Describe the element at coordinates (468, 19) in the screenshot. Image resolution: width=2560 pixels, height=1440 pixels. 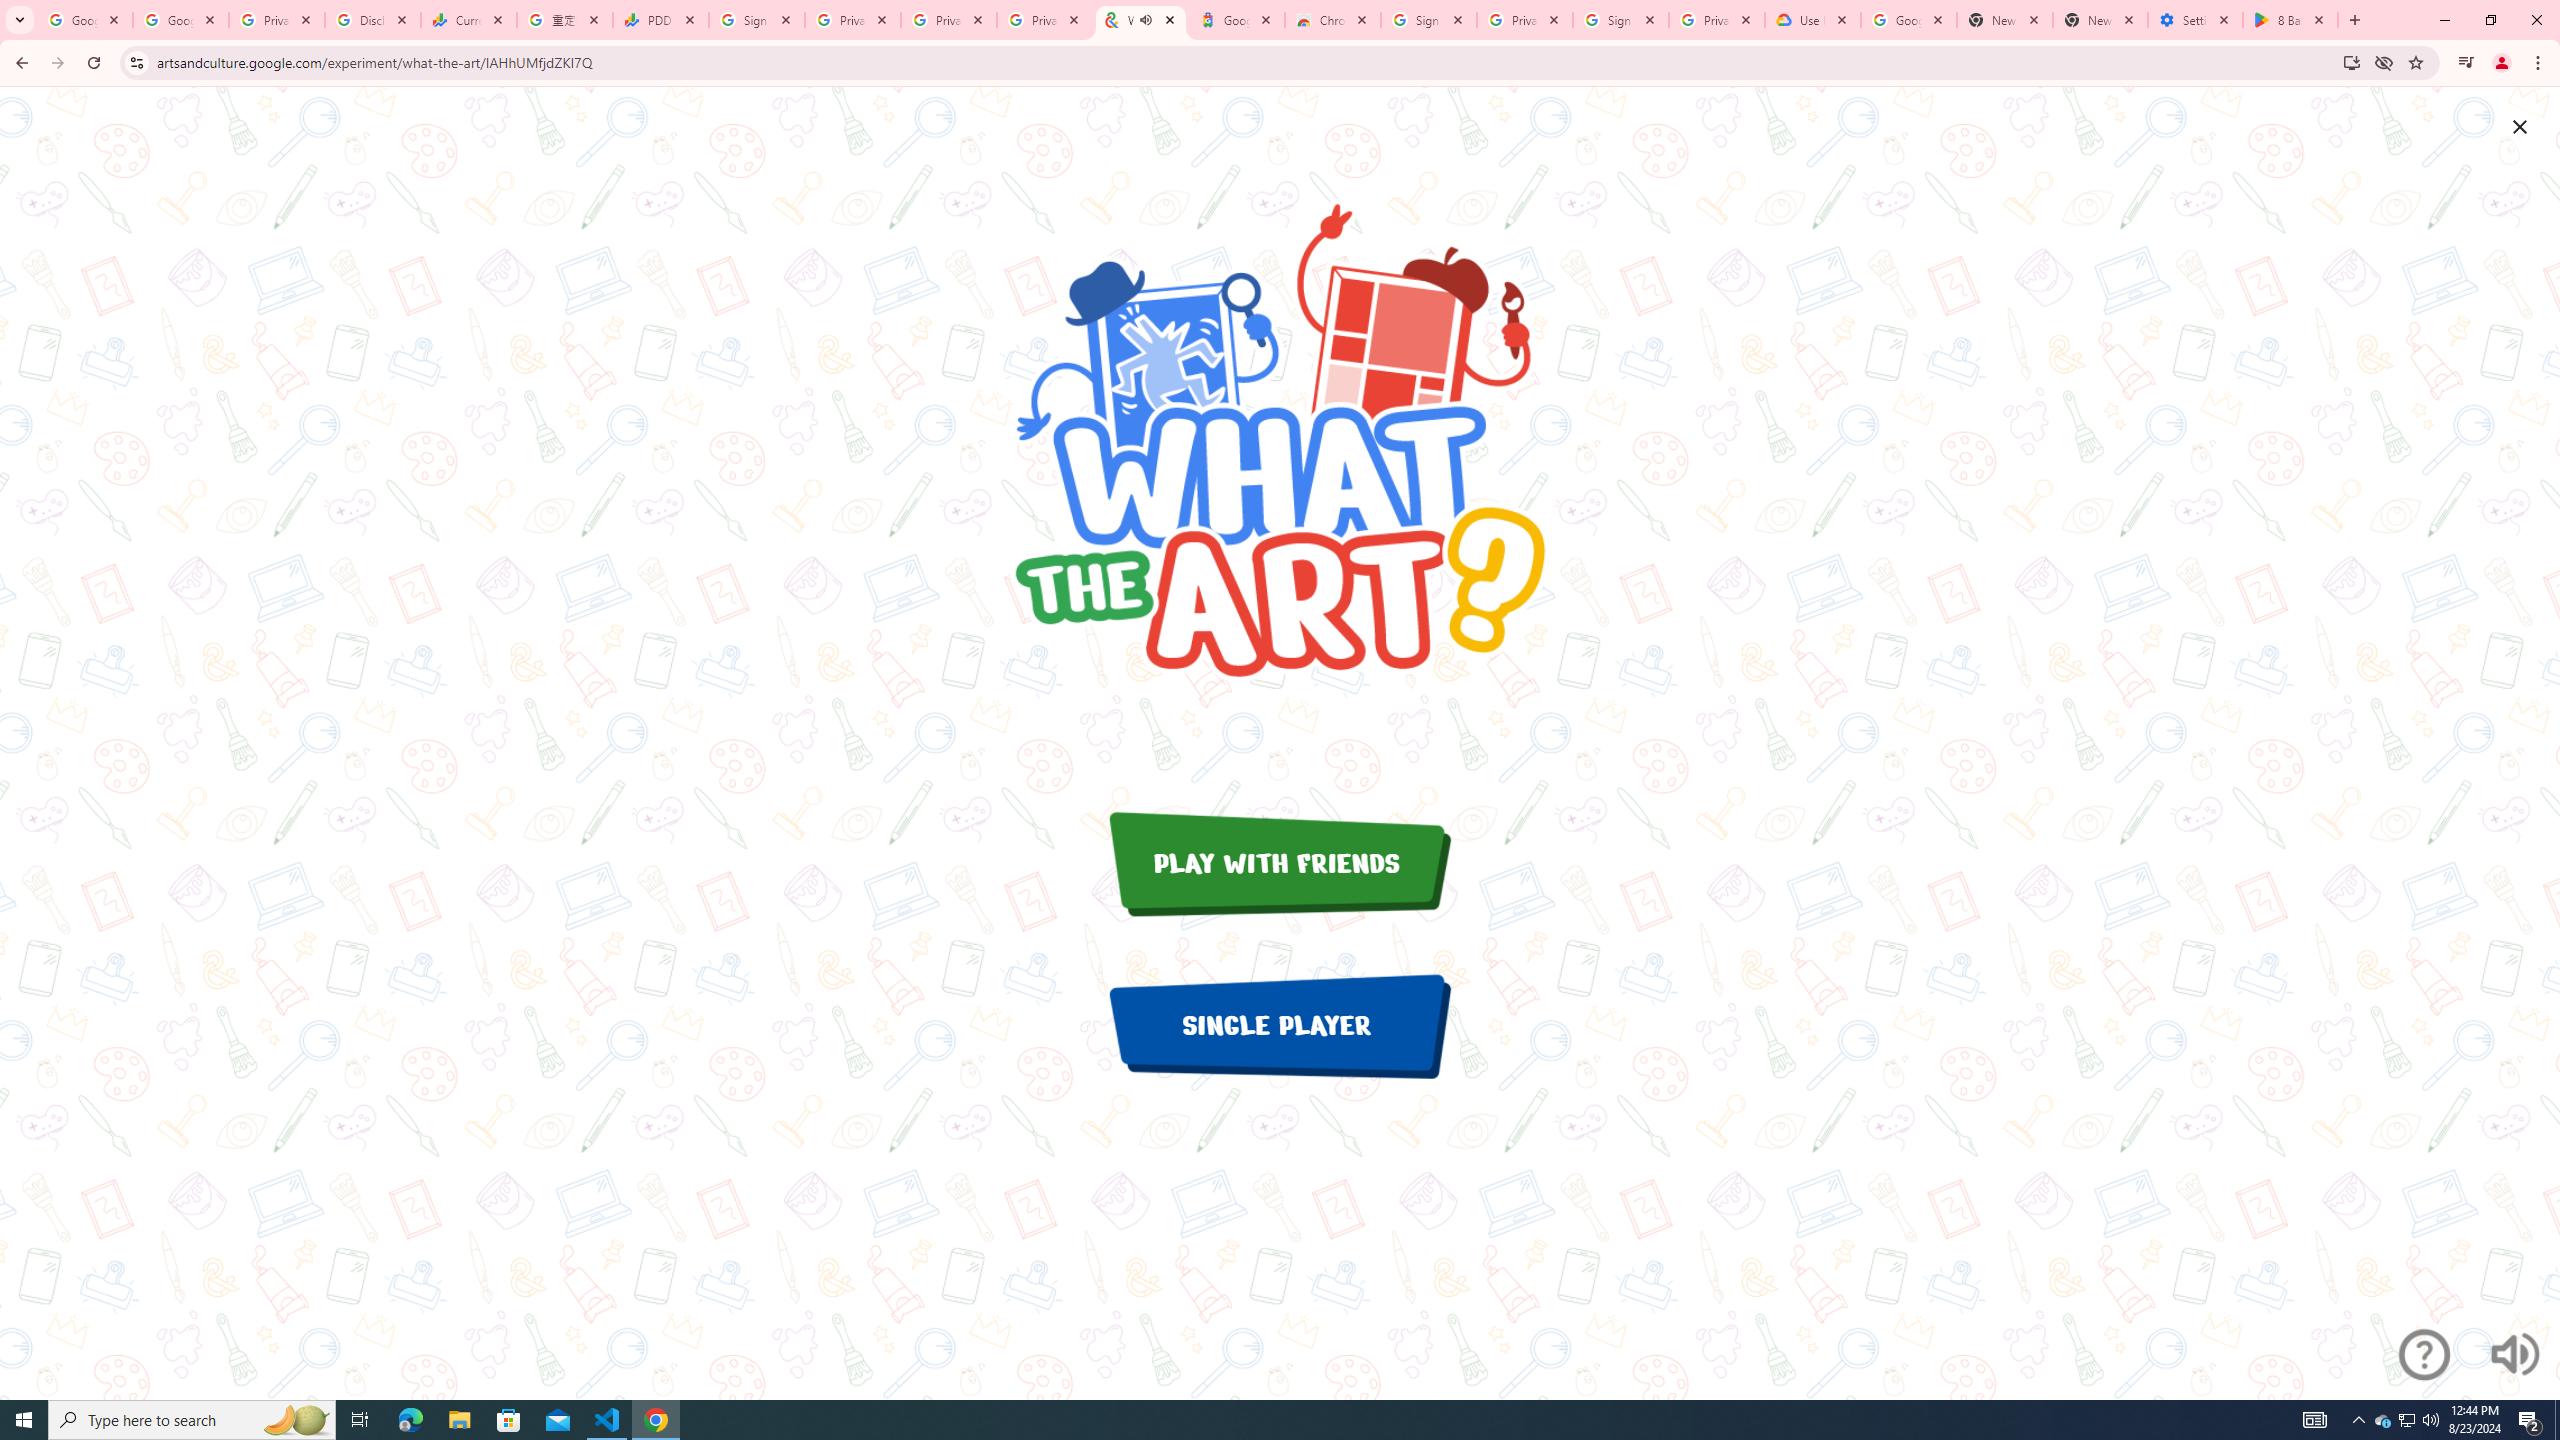
I see `'Currencies - Google Finance'` at that location.